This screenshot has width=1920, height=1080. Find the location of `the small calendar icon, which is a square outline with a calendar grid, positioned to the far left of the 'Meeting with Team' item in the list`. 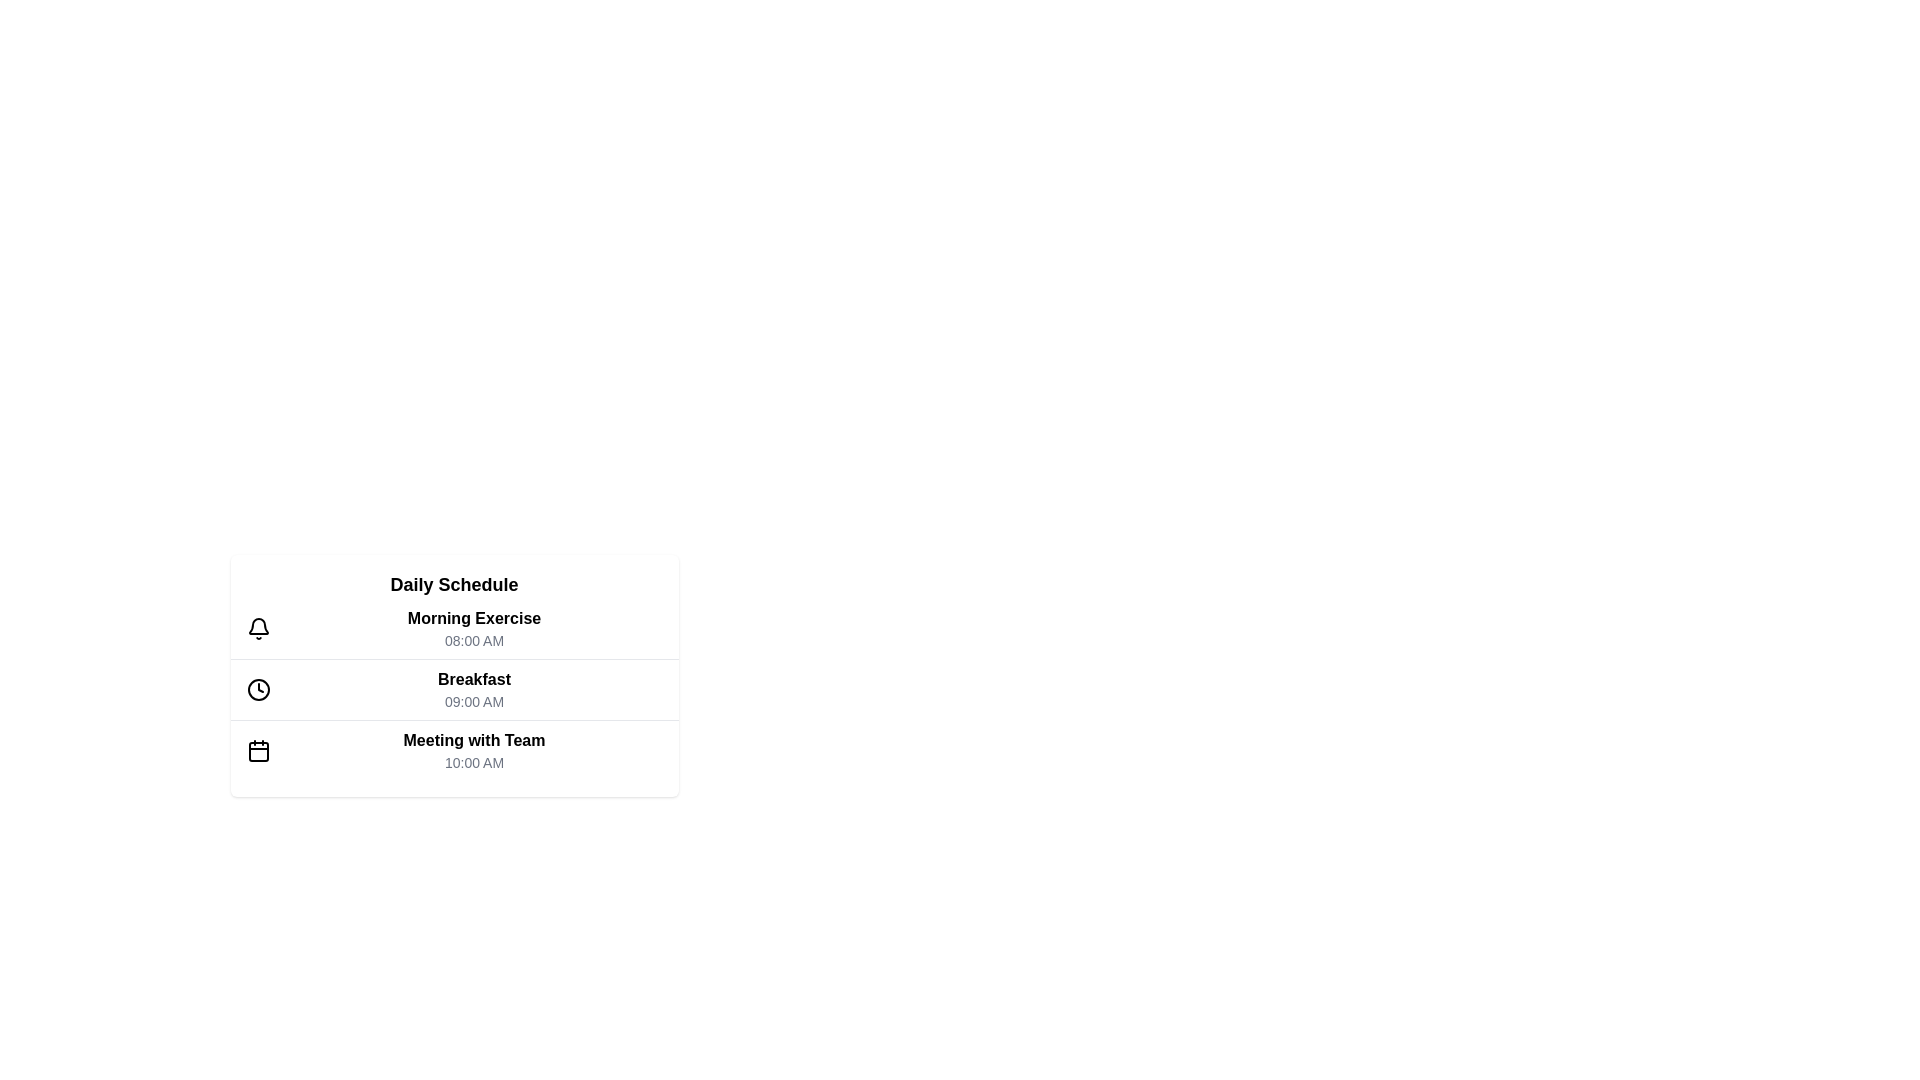

the small calendar icon, which is a square outline with a calendar grid, positioned to the far left of the 'Meeting with Team' item in the list is located at coordinates (257, 751).